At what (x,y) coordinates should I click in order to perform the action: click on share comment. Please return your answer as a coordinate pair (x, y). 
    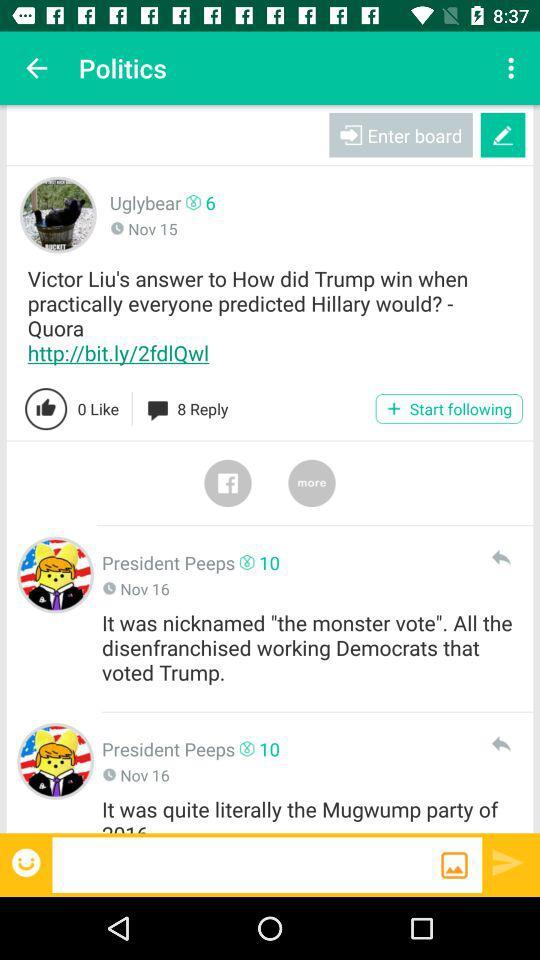
    Looking at the image, I should click on (499, 557).